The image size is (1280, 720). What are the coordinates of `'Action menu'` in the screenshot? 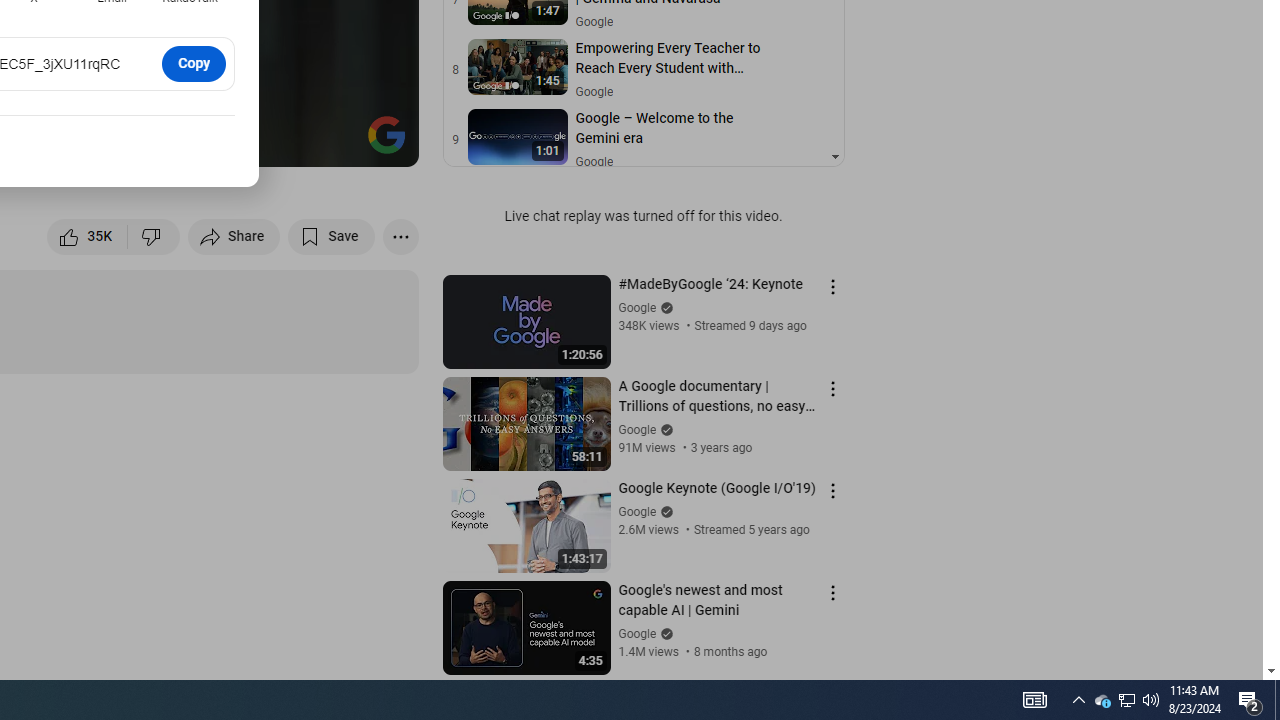 It's located at (832, 591).